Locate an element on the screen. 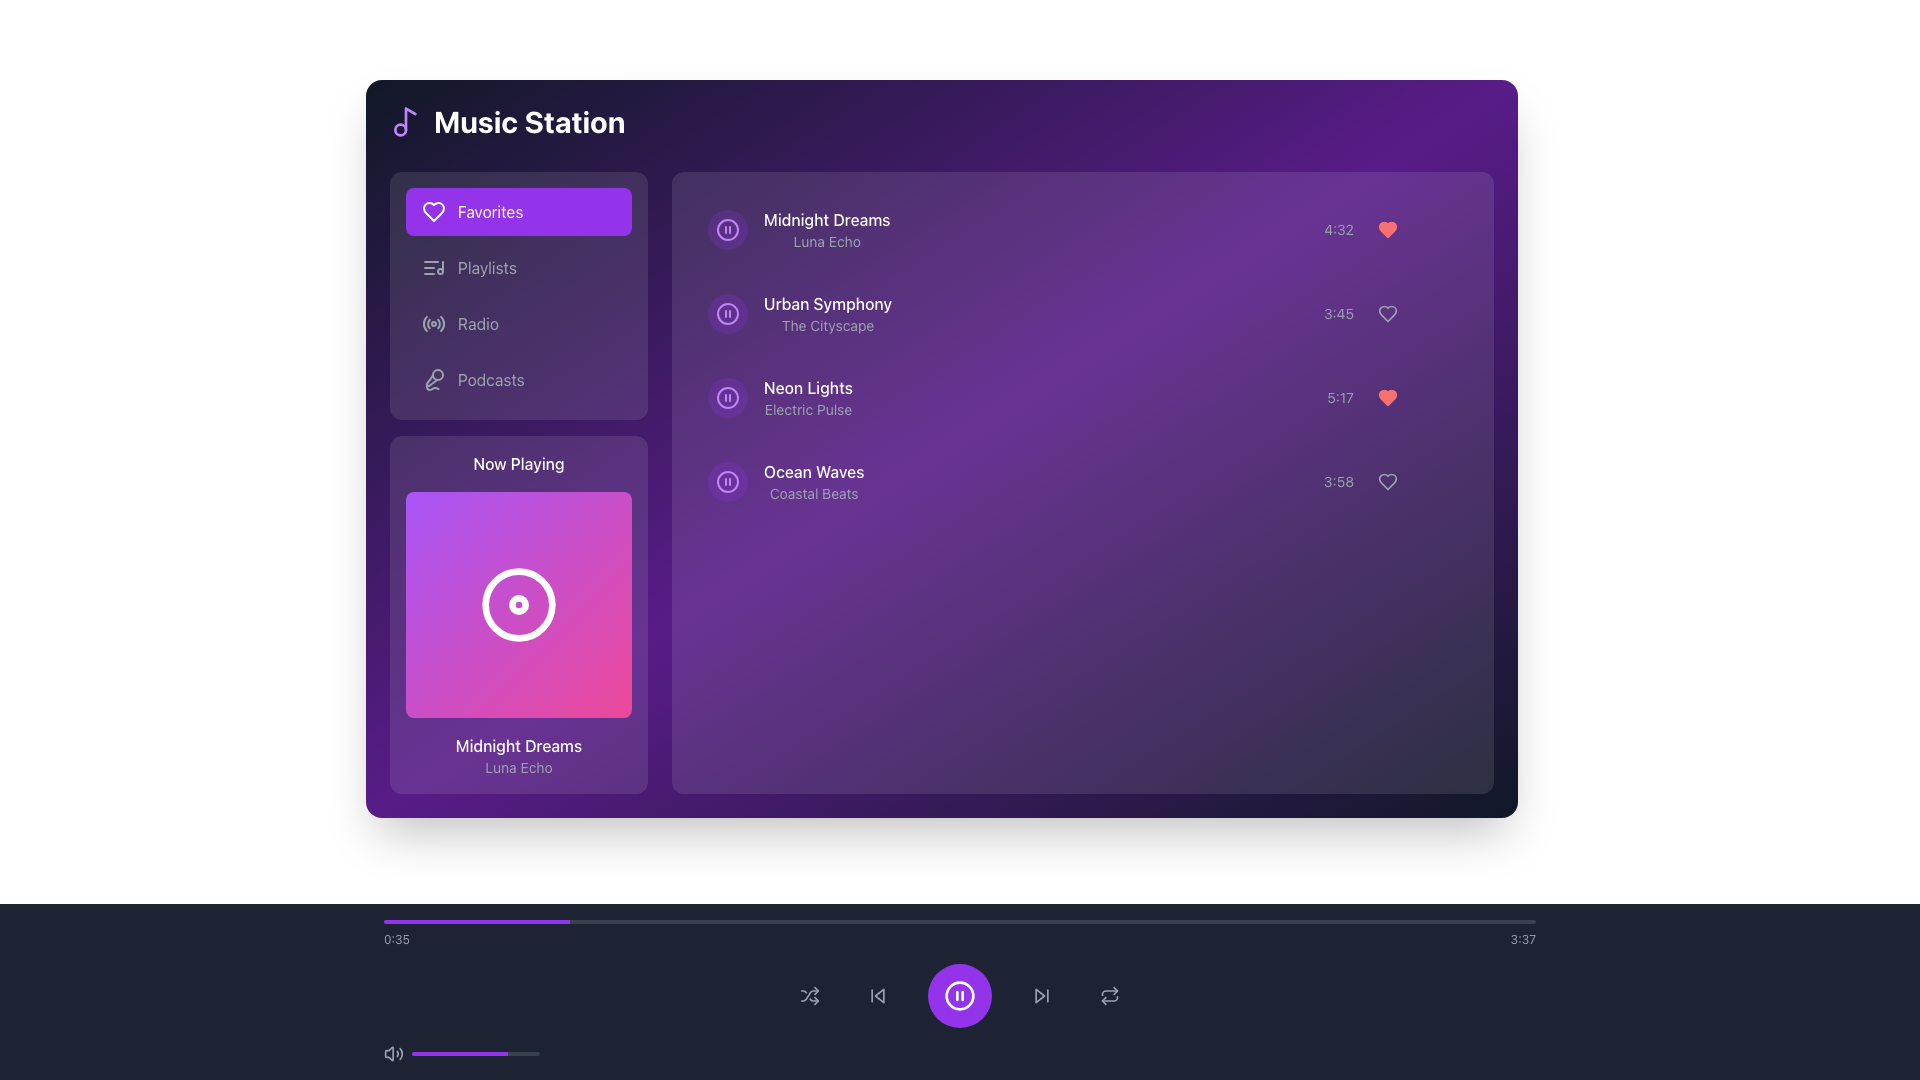  the circular pause button located beside the song title 'Neon Lights' and artist name 'Electric Pulse' is located at coordinates (727, 397).